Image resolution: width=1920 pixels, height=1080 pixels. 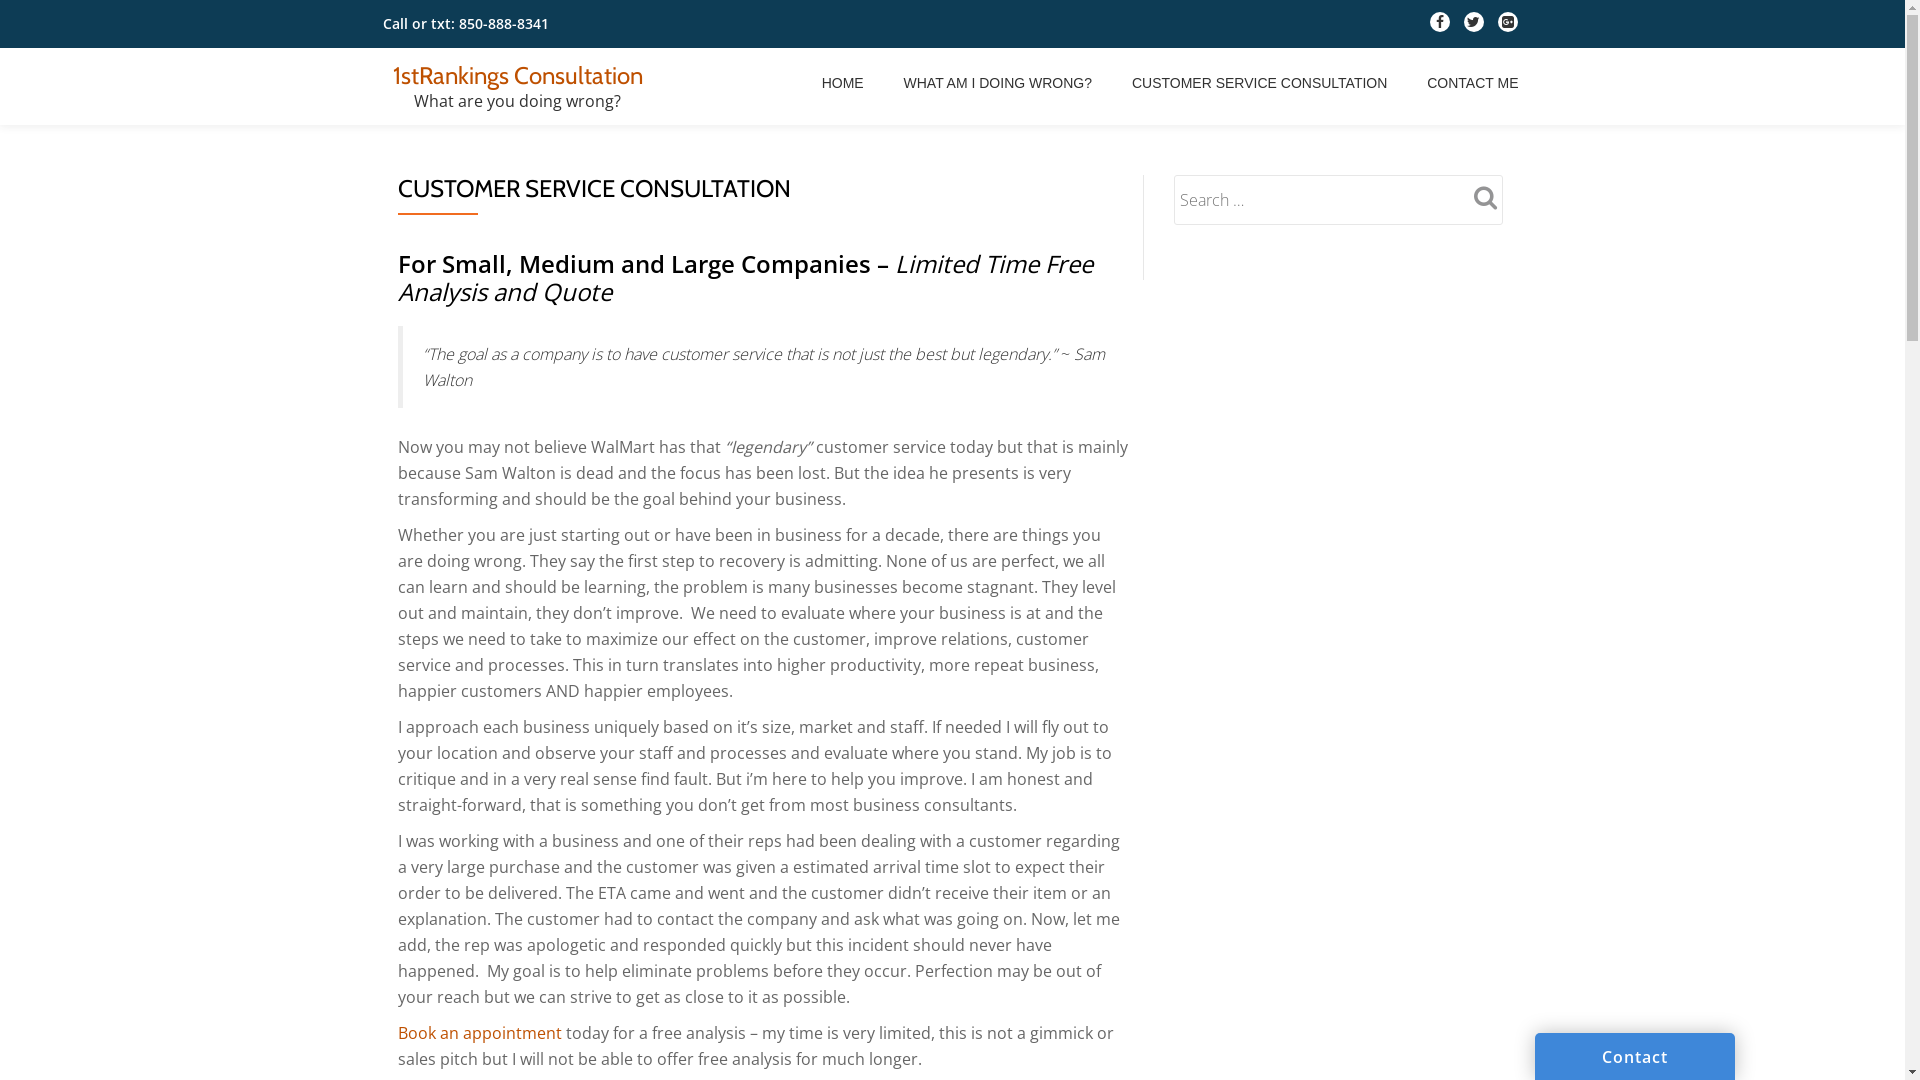 What do you see at coordinates (517, 74) in the screenshot?
I see `'1stRankings Consultation'` at bounding box center [517, 74].